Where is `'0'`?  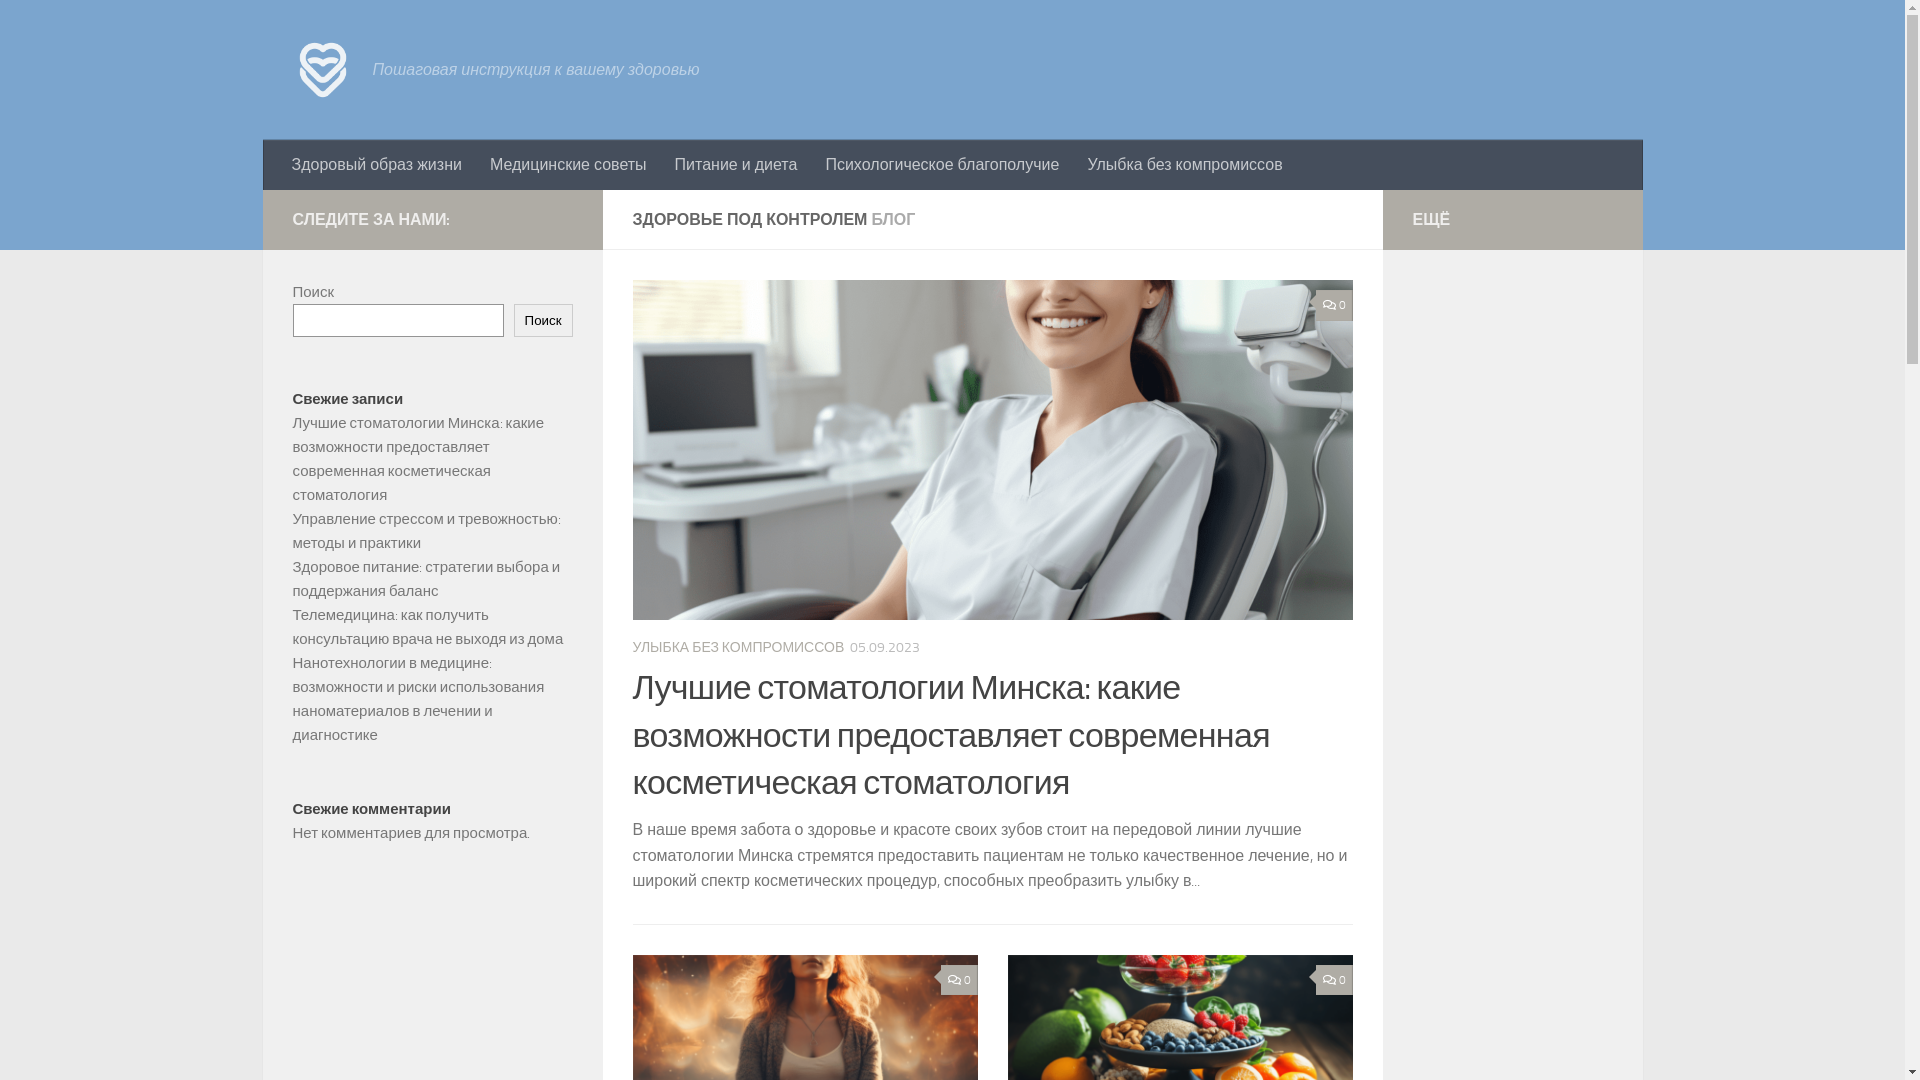
'0' is located at coordinates (1334, 305).